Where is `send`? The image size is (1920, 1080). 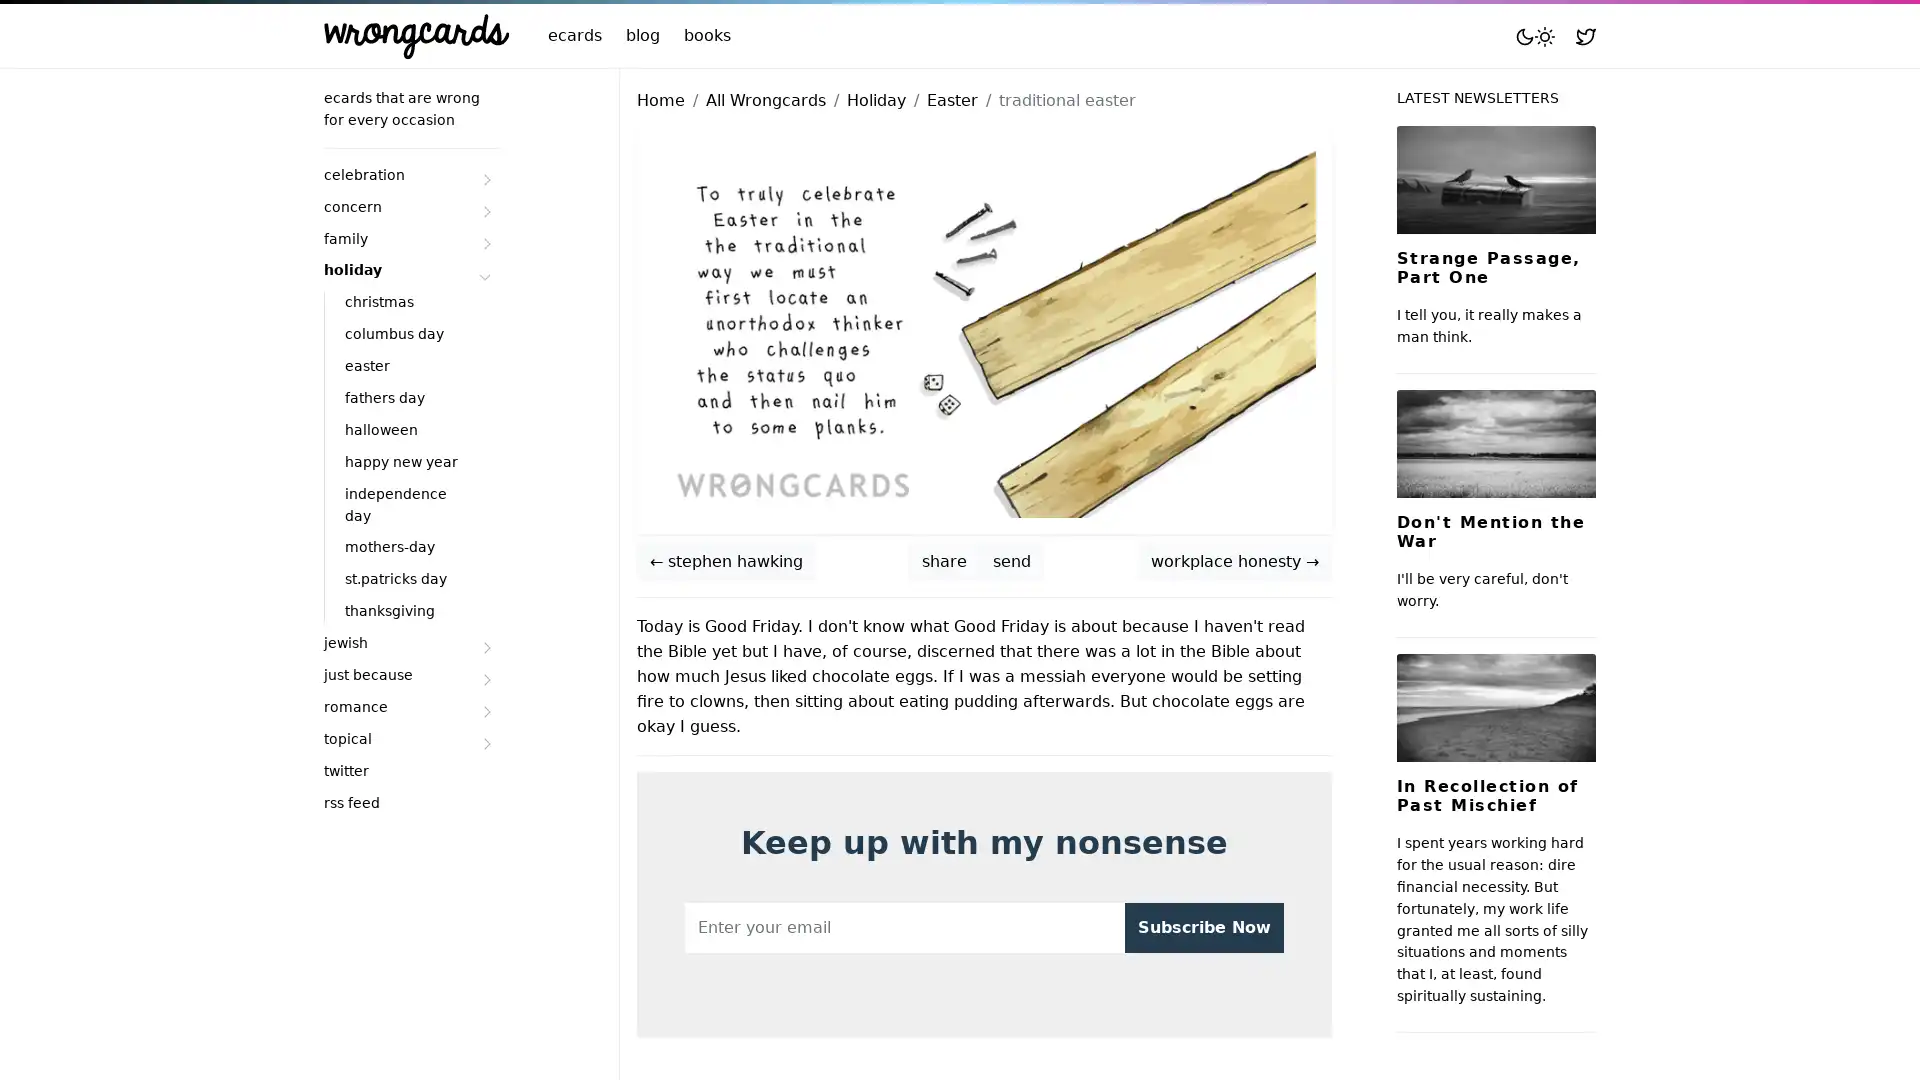
send is located at coordinates (1012, 561).